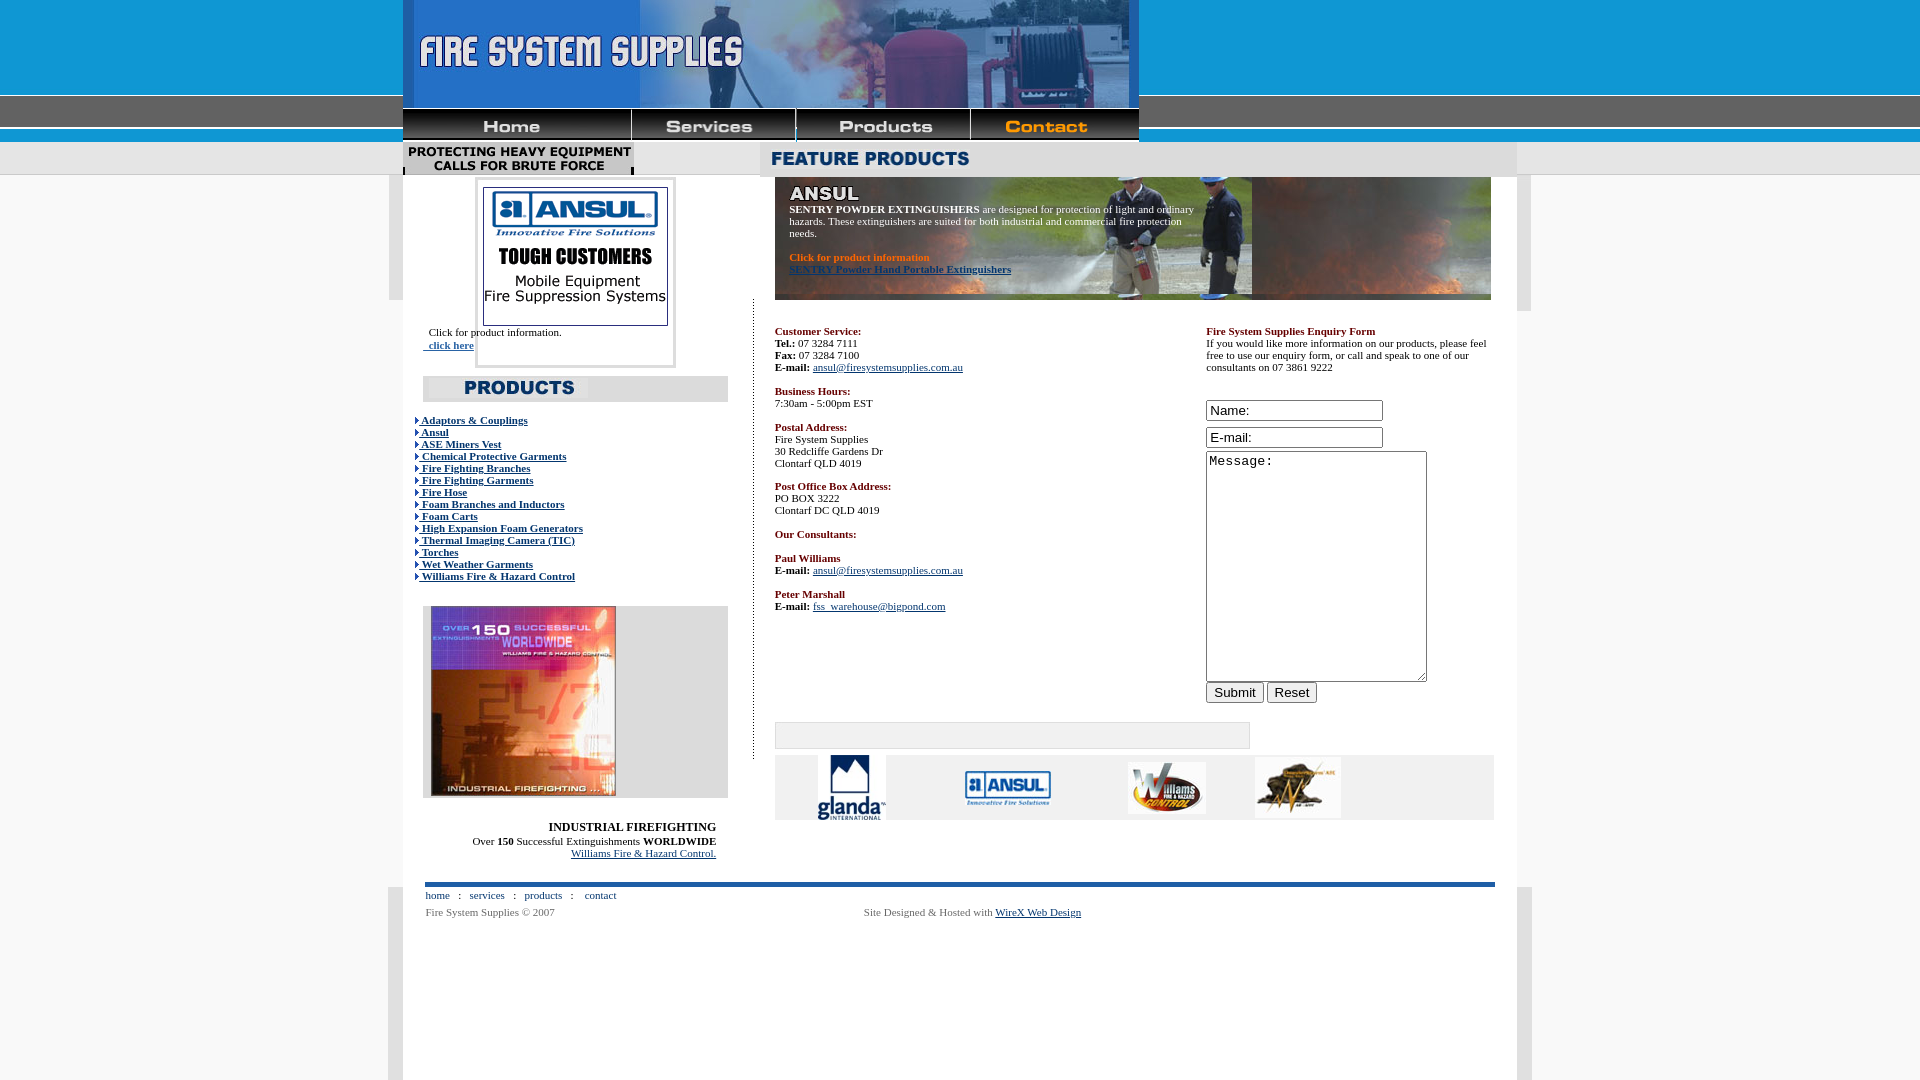  Describe the element at coordinates (494, 540) in the screenshot. I see `' Thermal Imaging Camera (TIC)'` at that location.